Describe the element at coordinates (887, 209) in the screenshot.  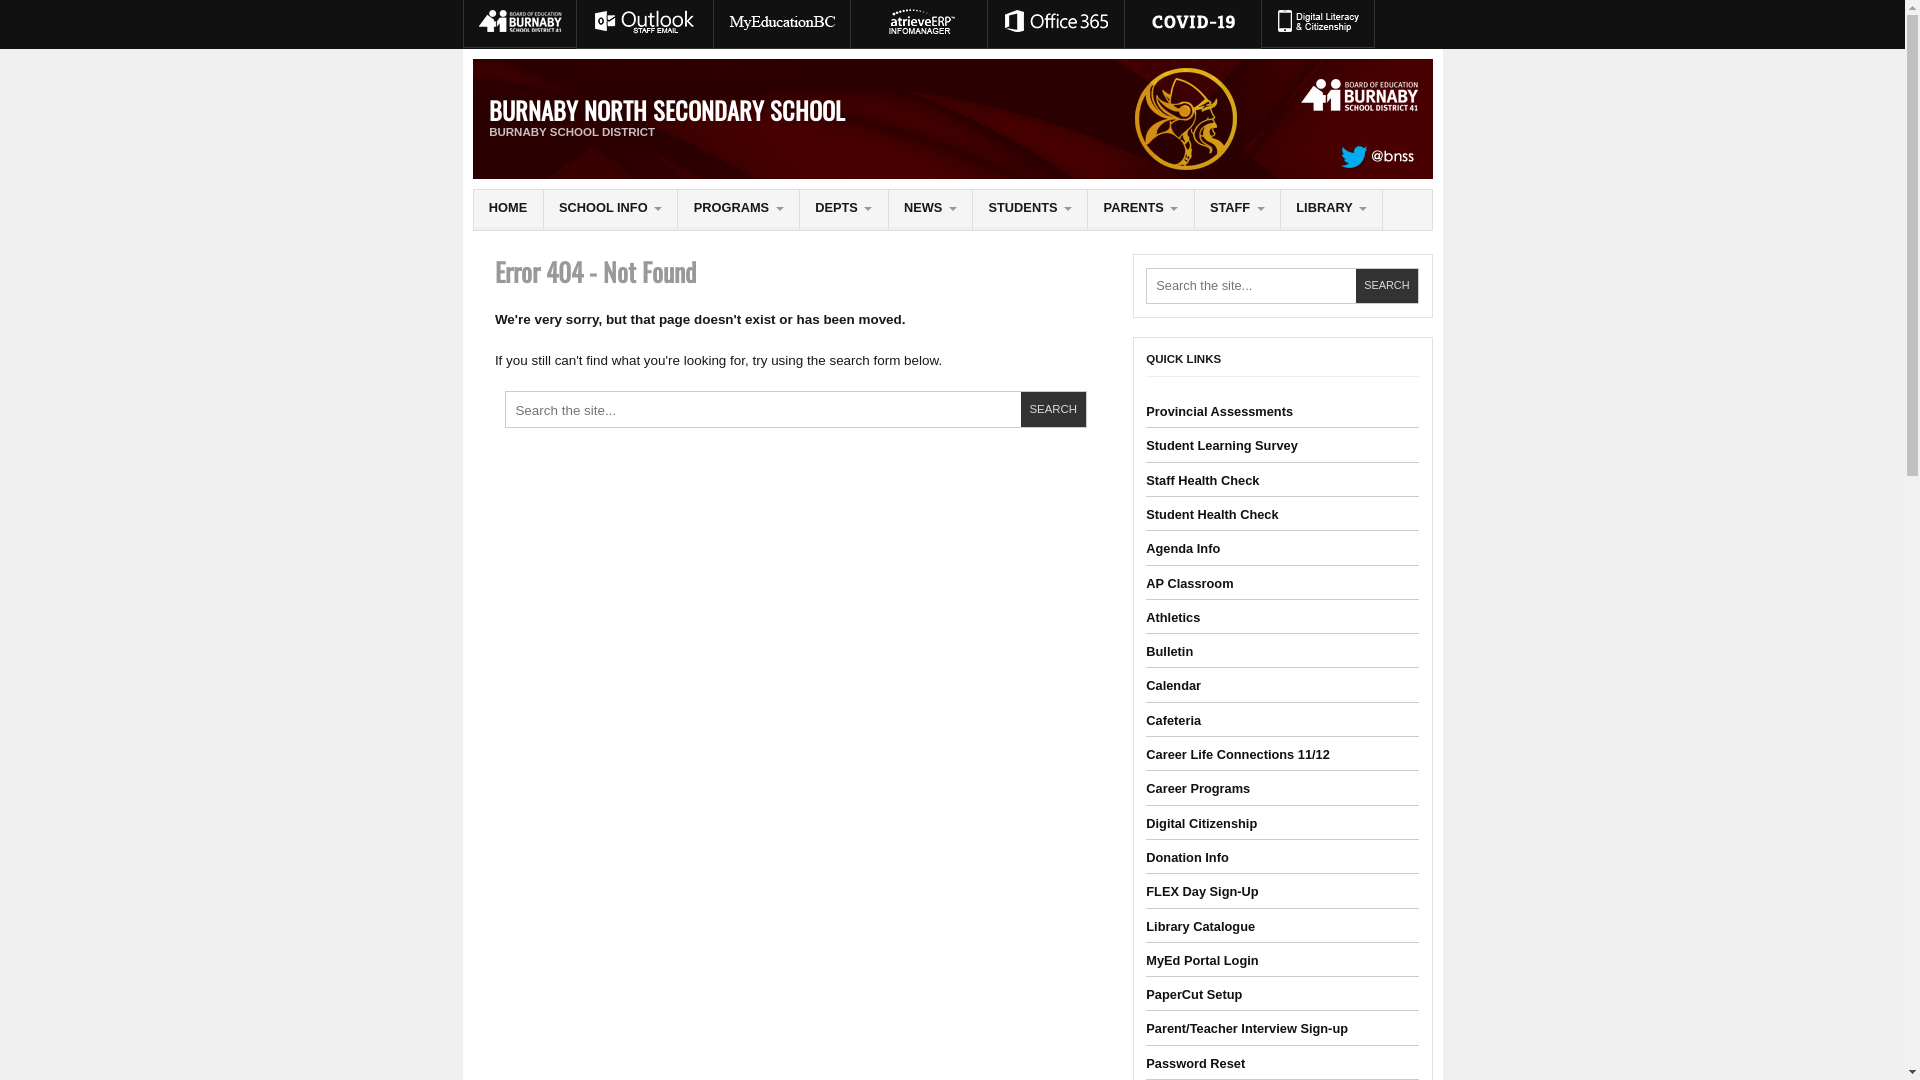
I see `'NEWS'` at that location.